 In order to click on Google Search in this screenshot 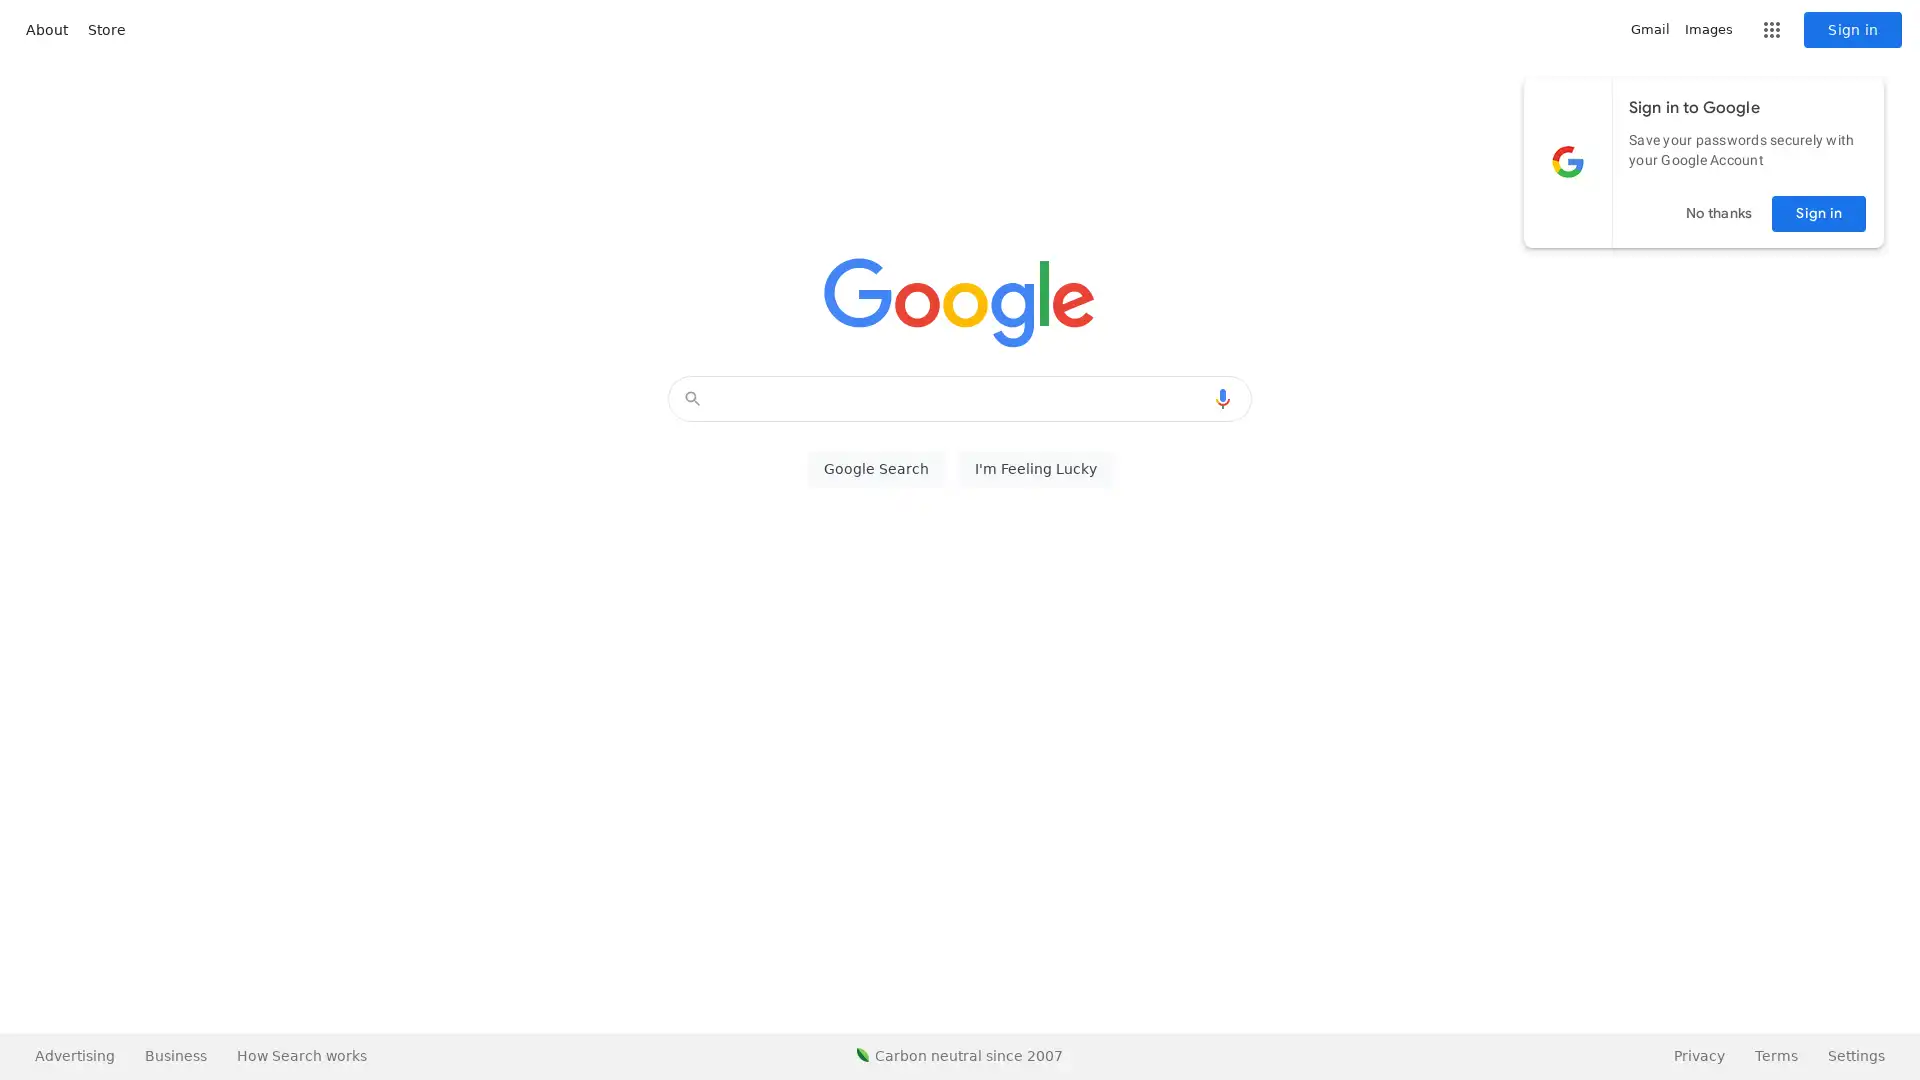, I will do `click(875, 469)`.